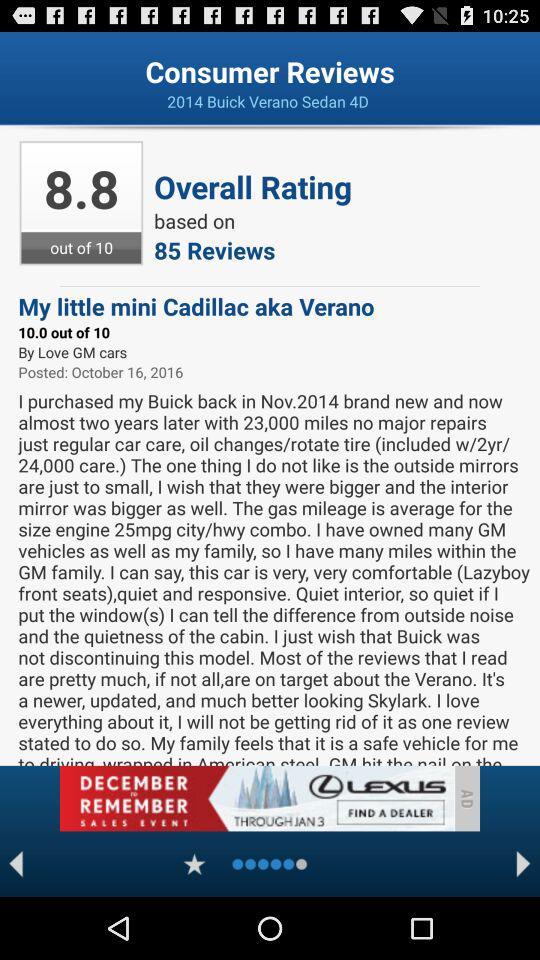 This screenshot has width=540, height=960. Describe the element at coordinates (194, 863) in the screenshot. I see `mark as favorite` at that location.